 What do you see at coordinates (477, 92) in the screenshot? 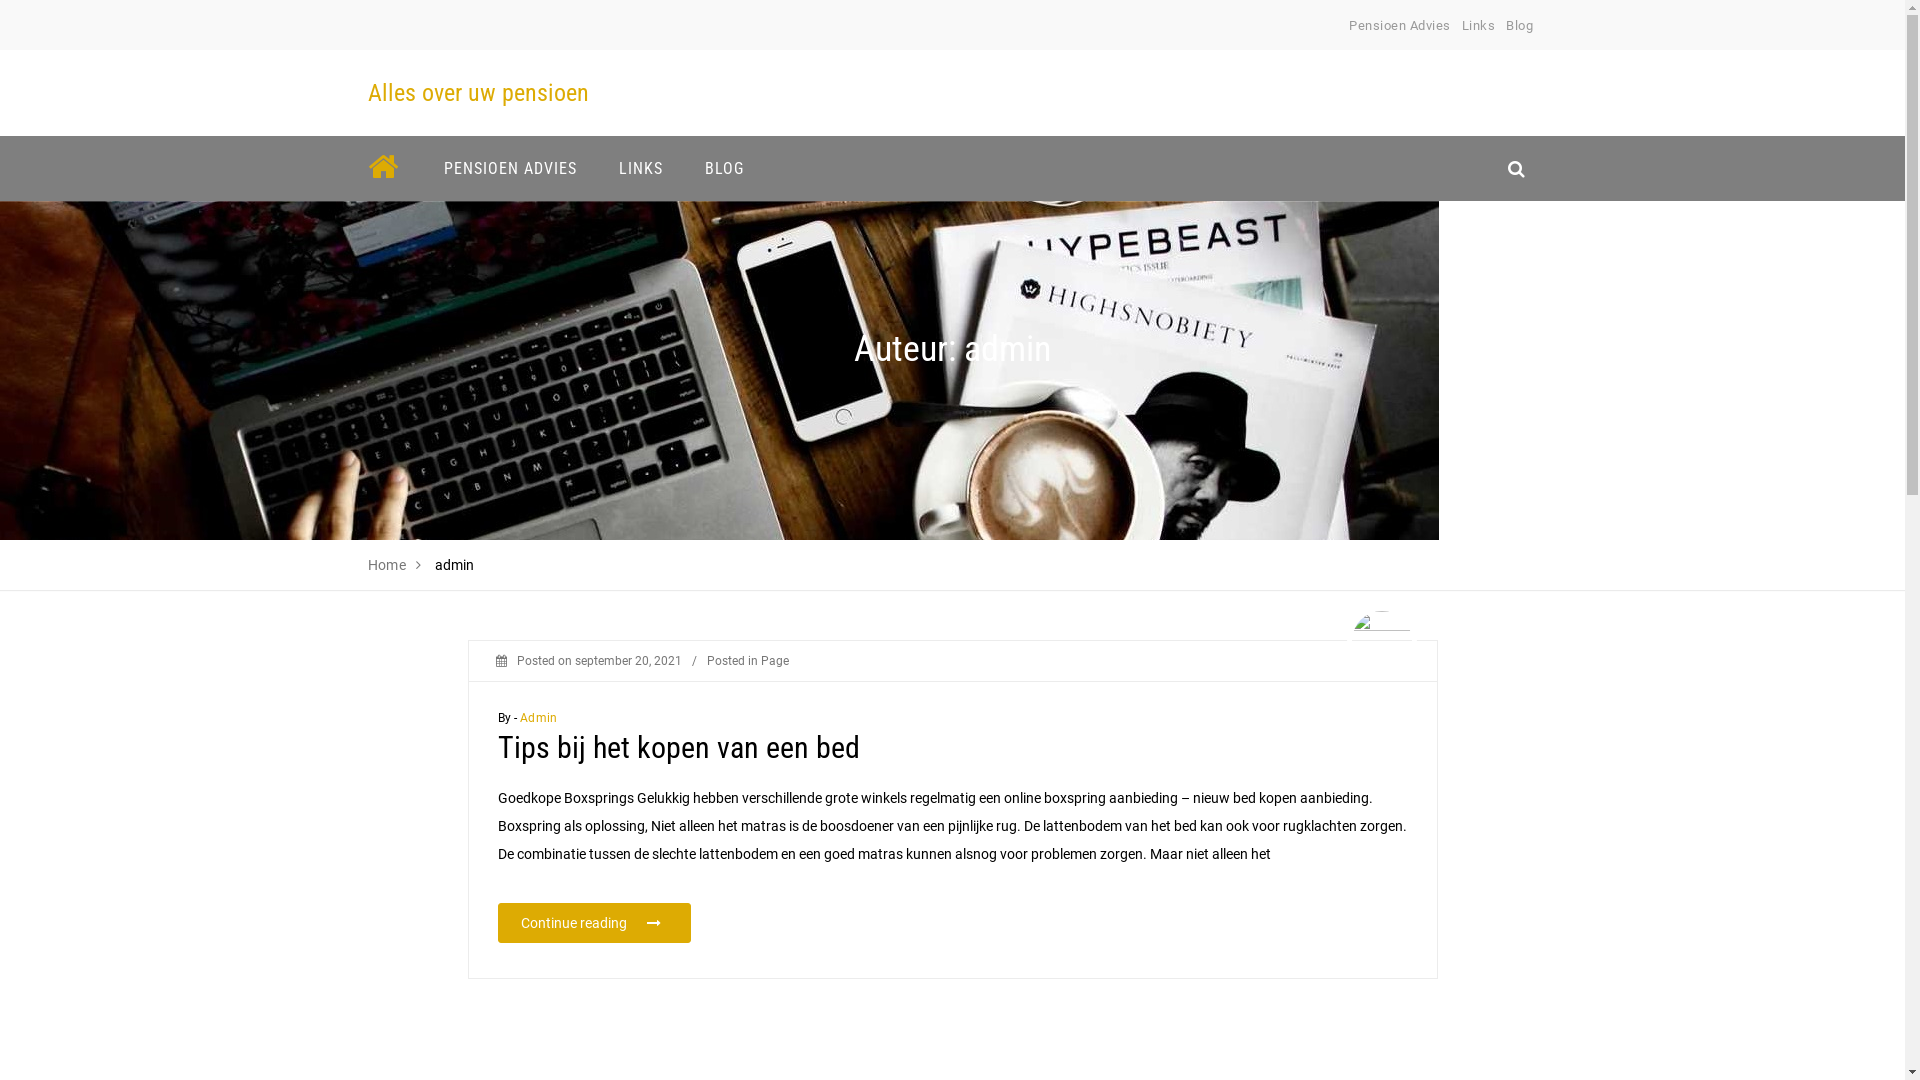
I see `'Alles over uw pensioen'` at bounding box center [477, 92].